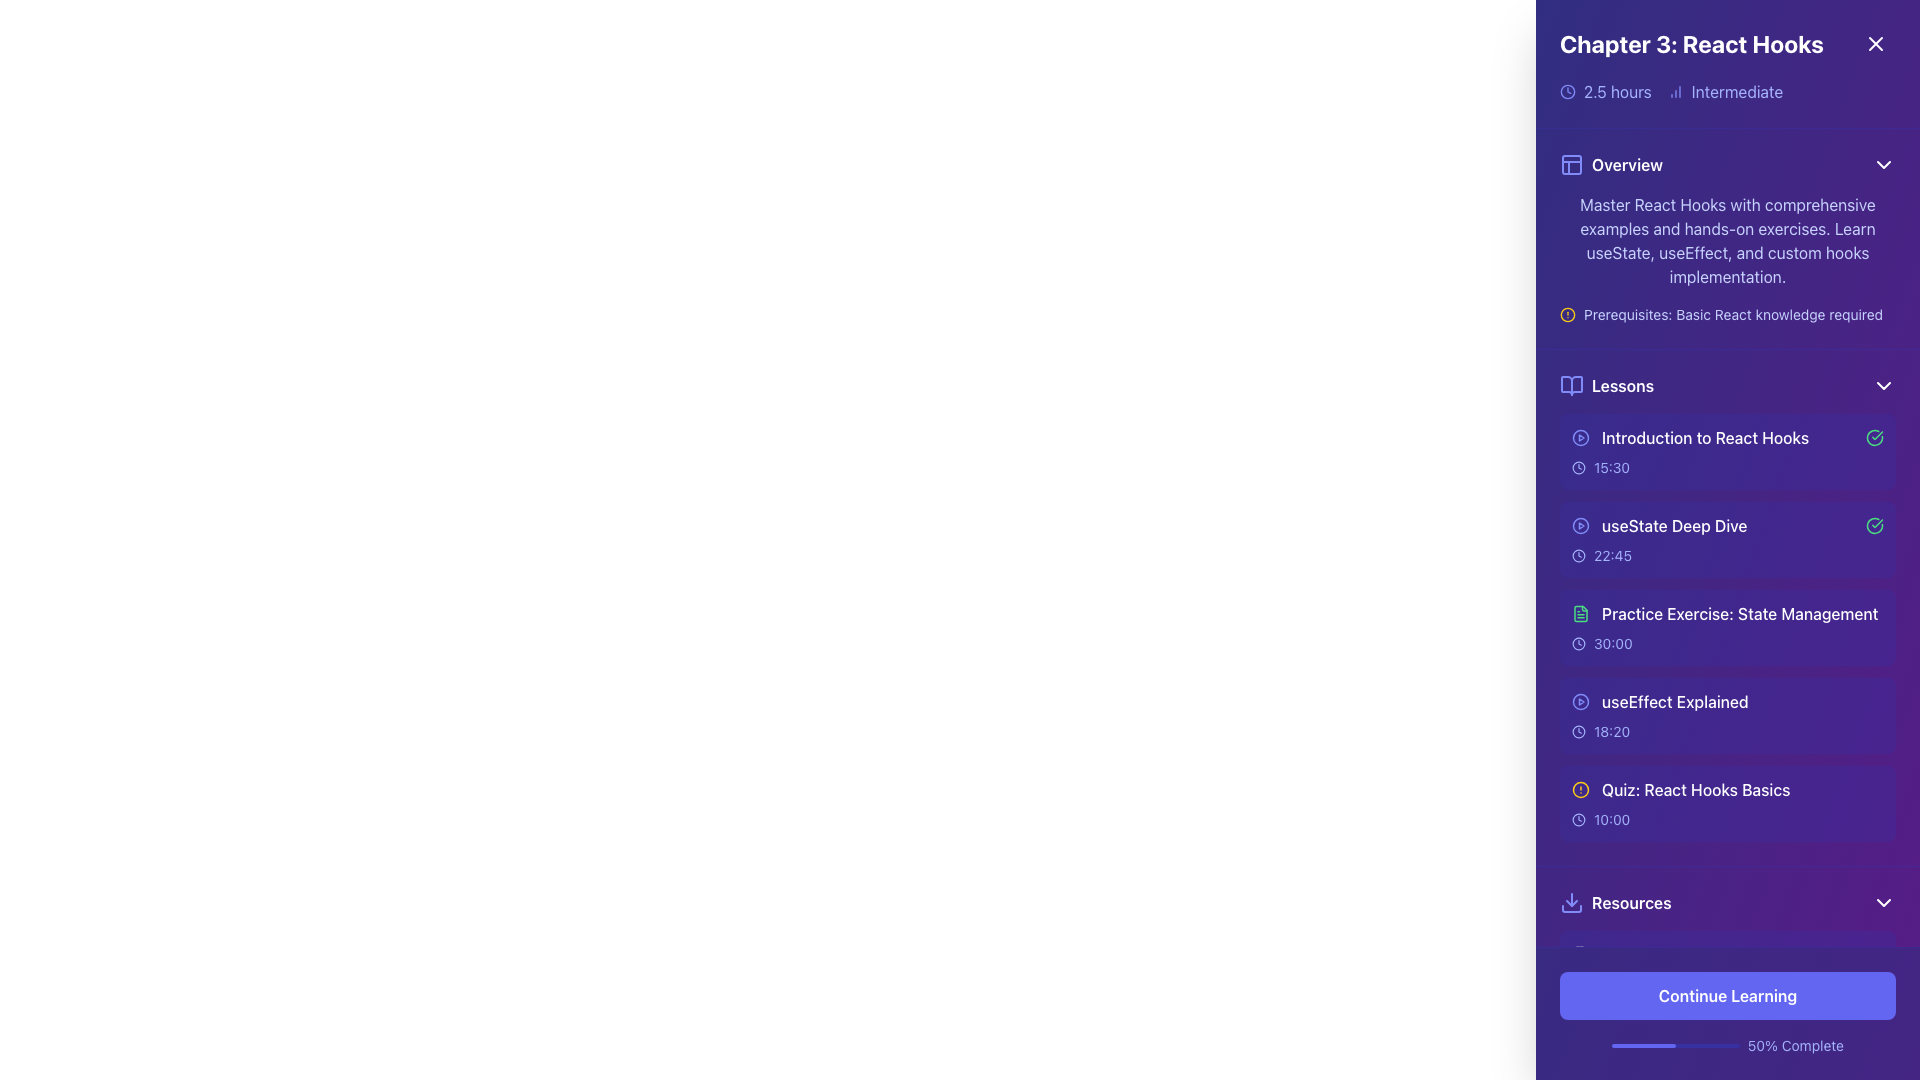 This screenshot has height=1080, width=1920. I want to click on the 'useState Deep Dive' card/button, which is the second item in the 'Lessons' section, so click(1727, 540).